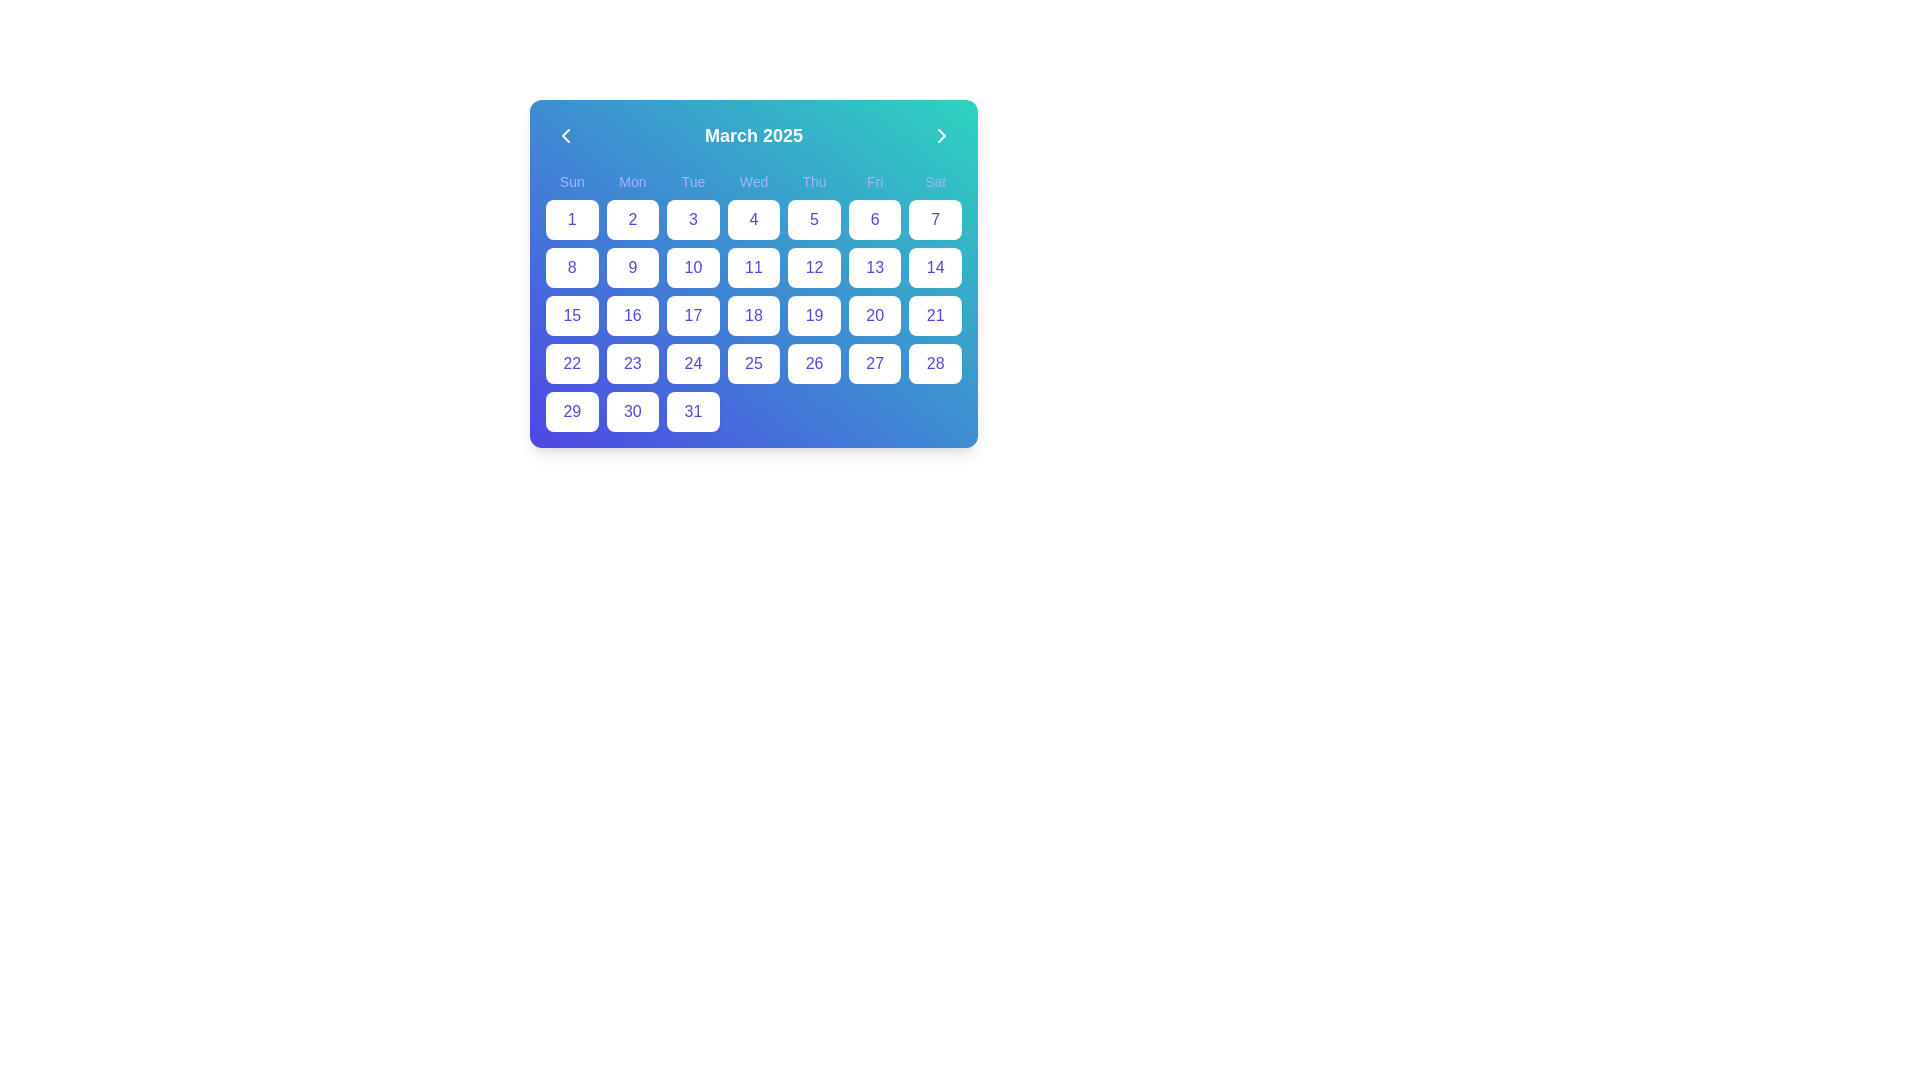 The height and width of the screenshot is (1080, 1920). Describe the element at coordinates (875, 219) in the screenshot. I see `the button displaying the number '6' in a white rounded rectangle, located in the second row and sixth column of the calendar grid, beneath the 'Fri' label` at that location.